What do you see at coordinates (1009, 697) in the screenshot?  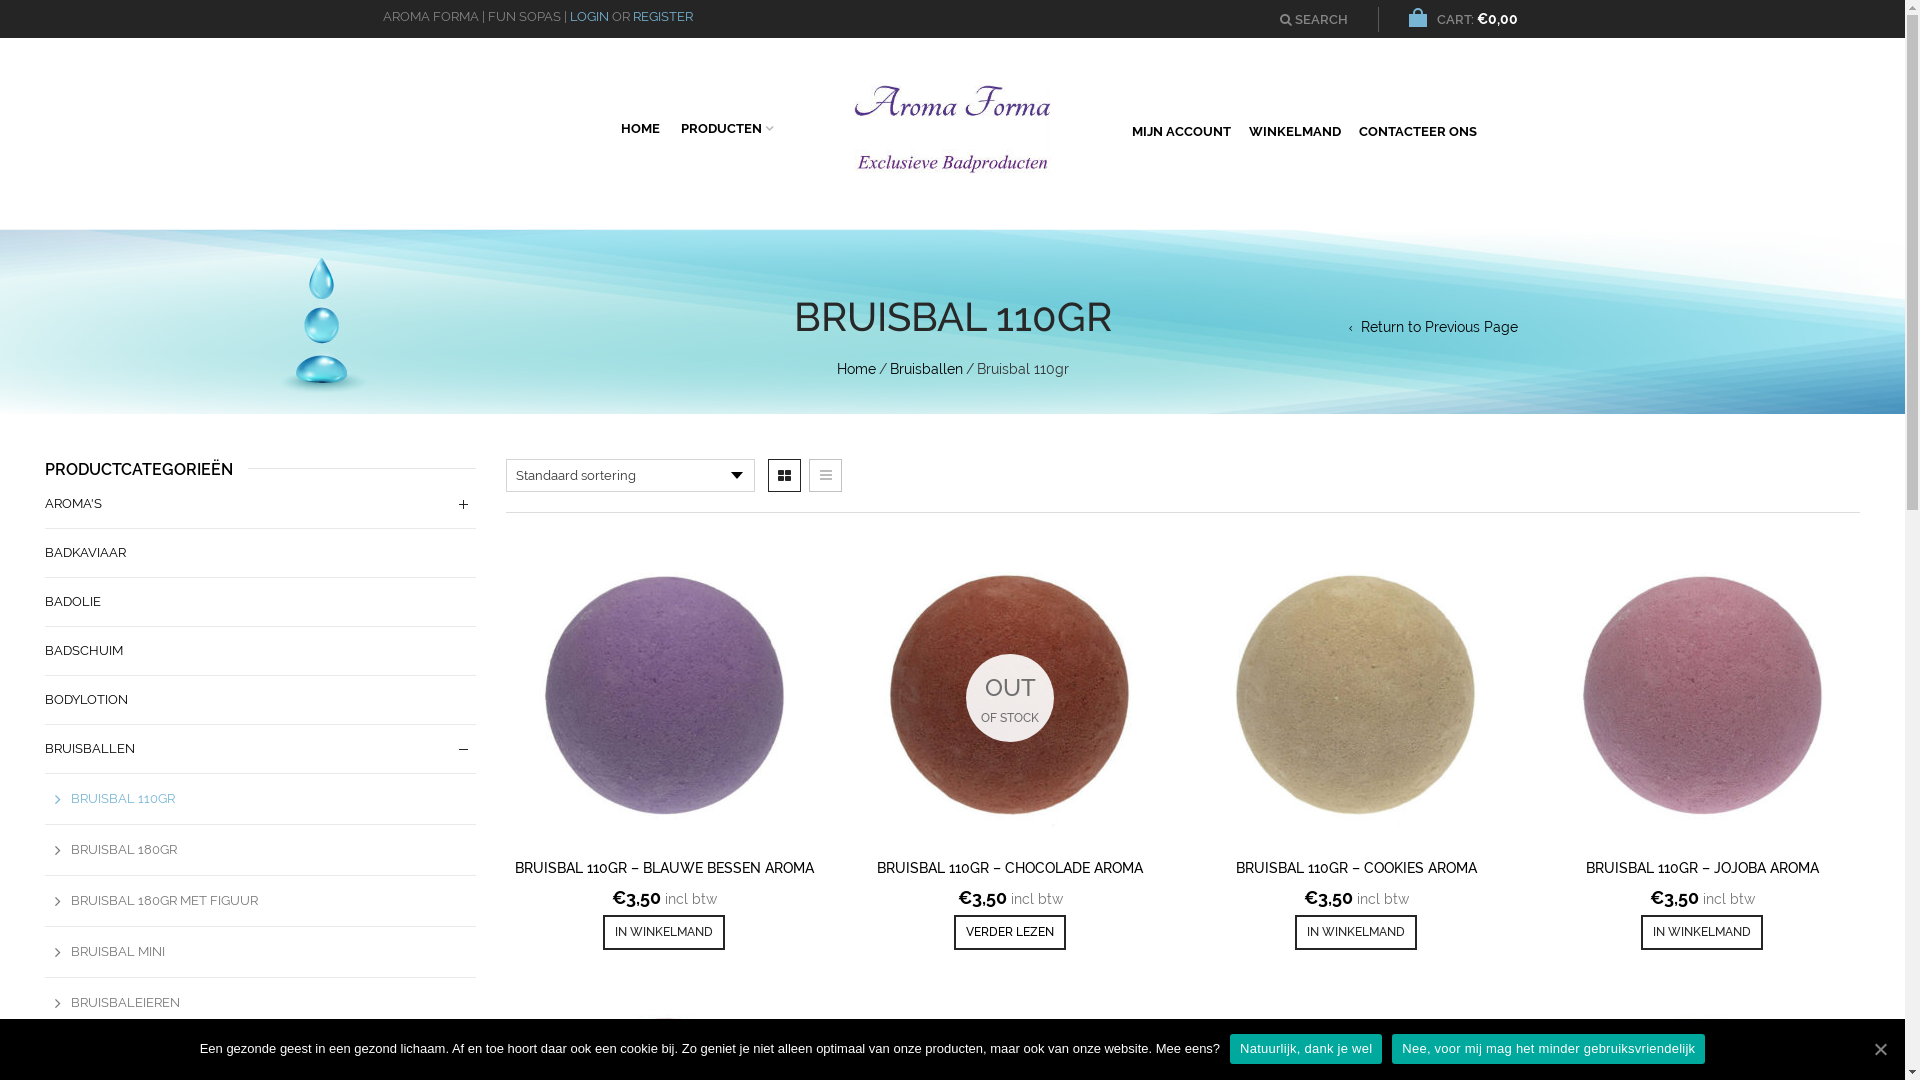 I see `'Bruisbal 110gr - Chocolade aroma'` at bounding box center [1009, 697].